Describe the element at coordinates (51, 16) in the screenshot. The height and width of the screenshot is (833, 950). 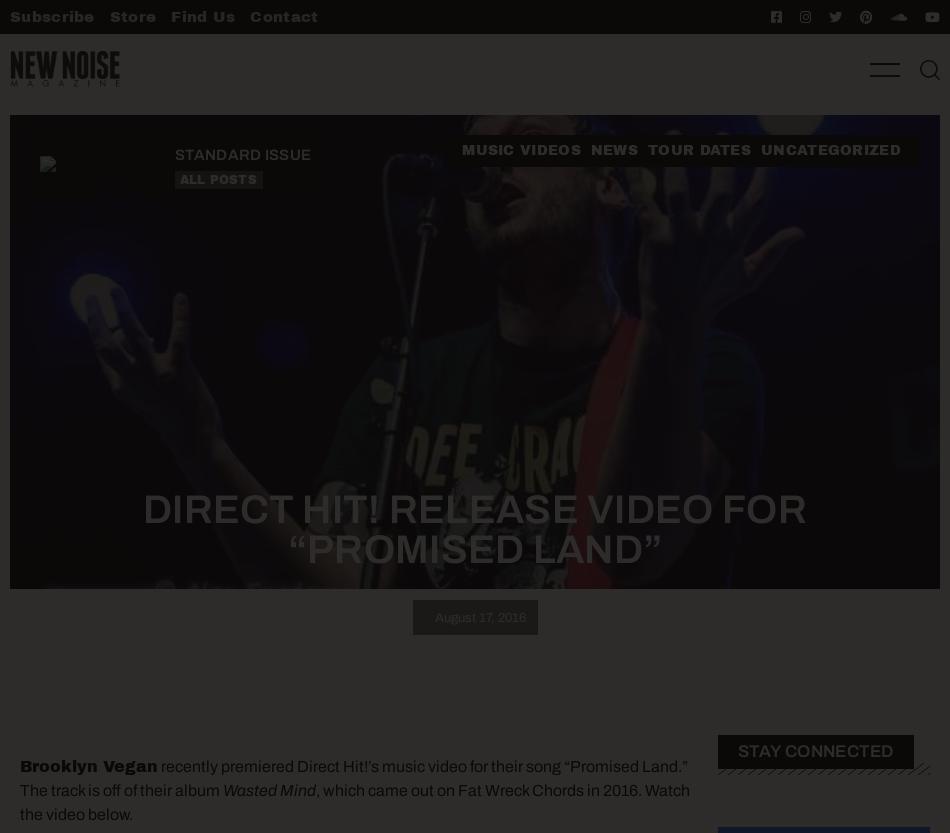
I see `'Subscribe'` at that location.